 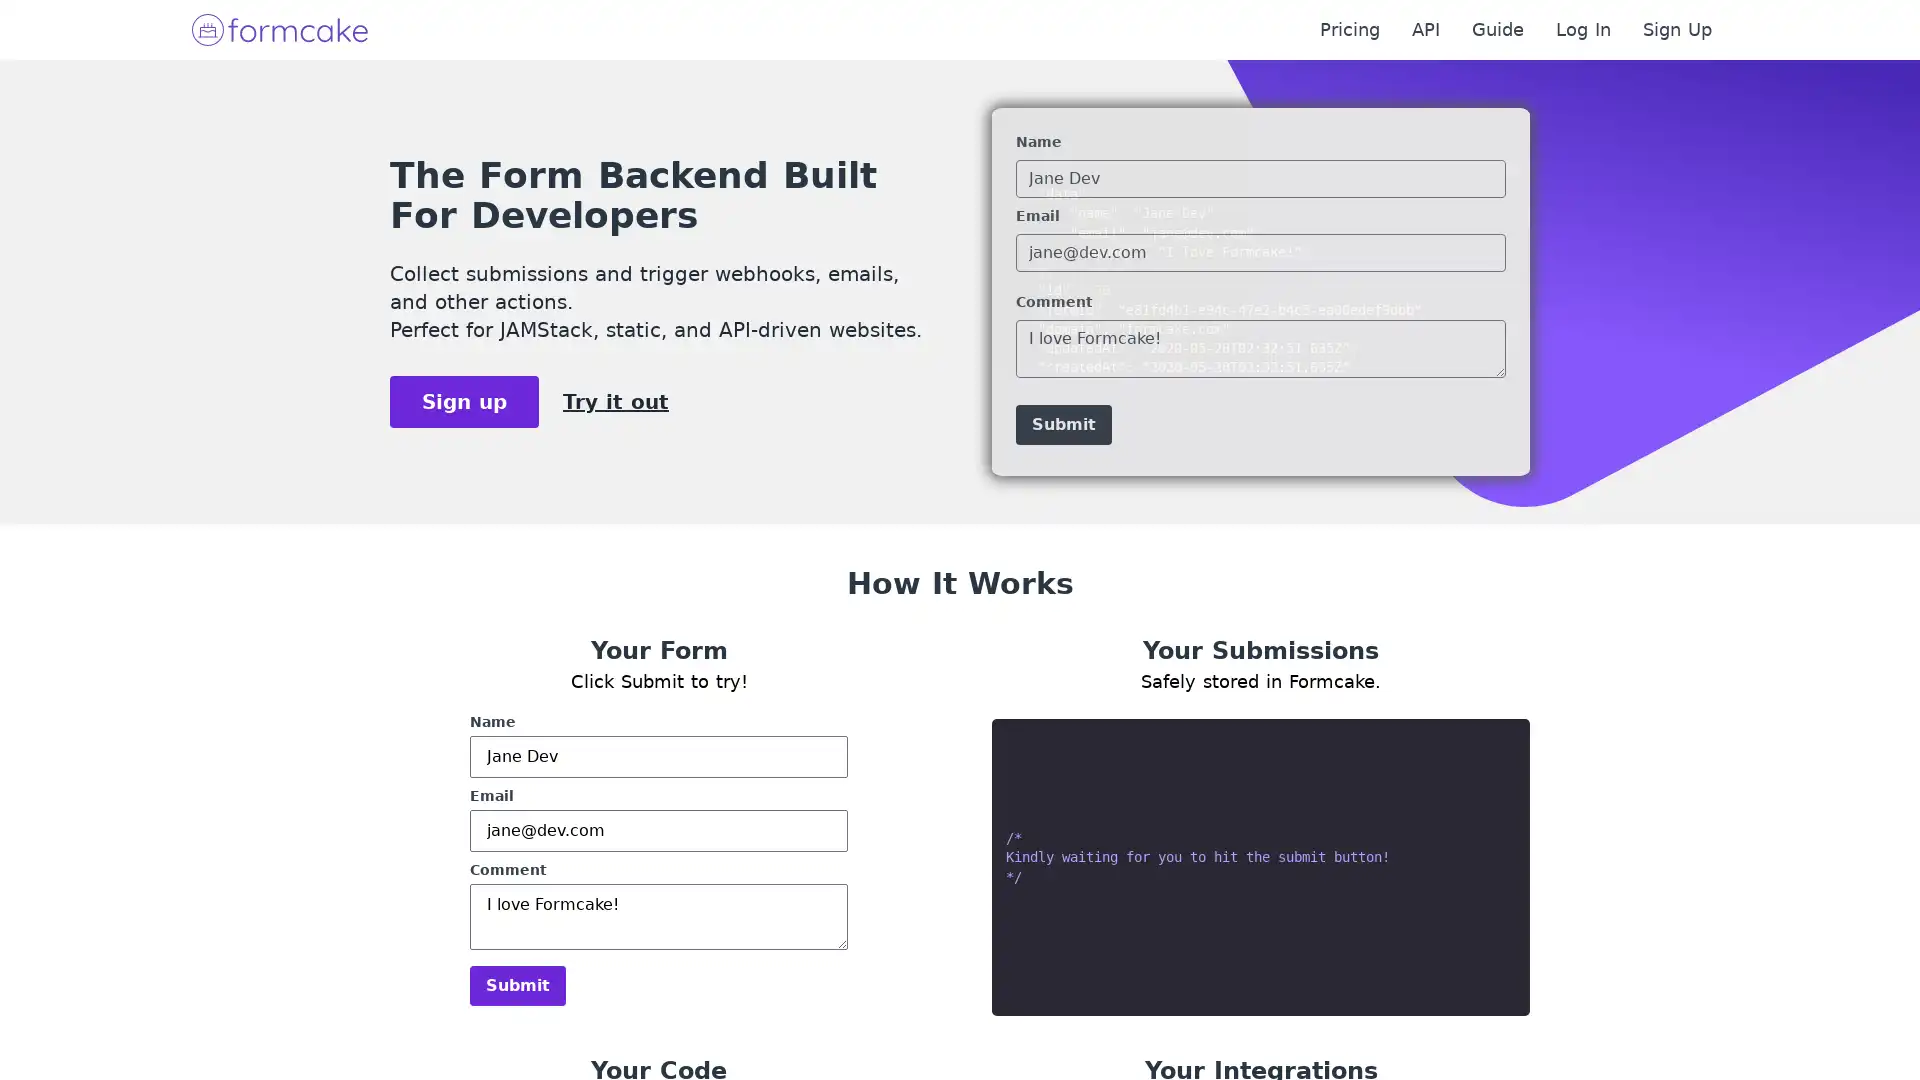 What do you see at coordinates (1063, 423) in the screenshot?
I see `Submit` at bounding box center [1063, 423].